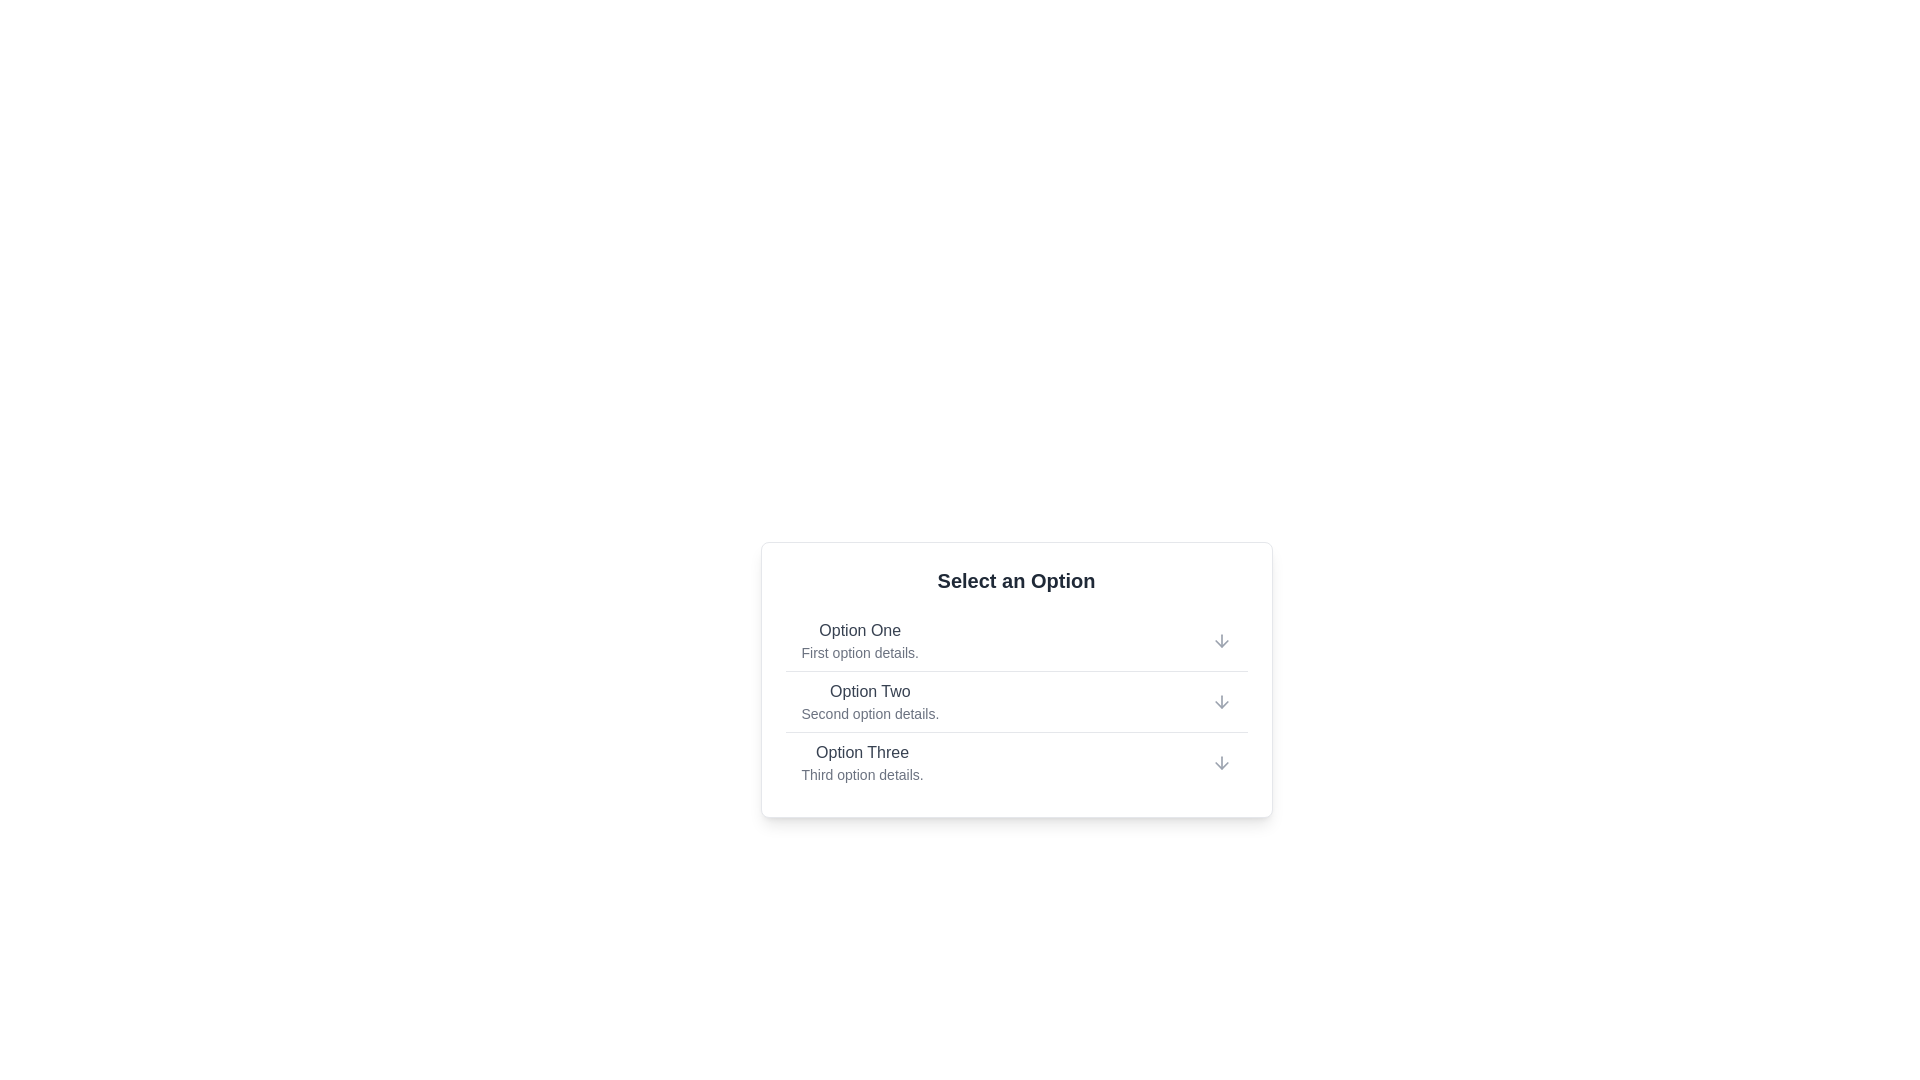 The image size is (1920, 1080). Describe the element at coordinates (1016, 640) in the screenshot. I see `the first item in the selectable list titled 'Select an Option'` at that location.